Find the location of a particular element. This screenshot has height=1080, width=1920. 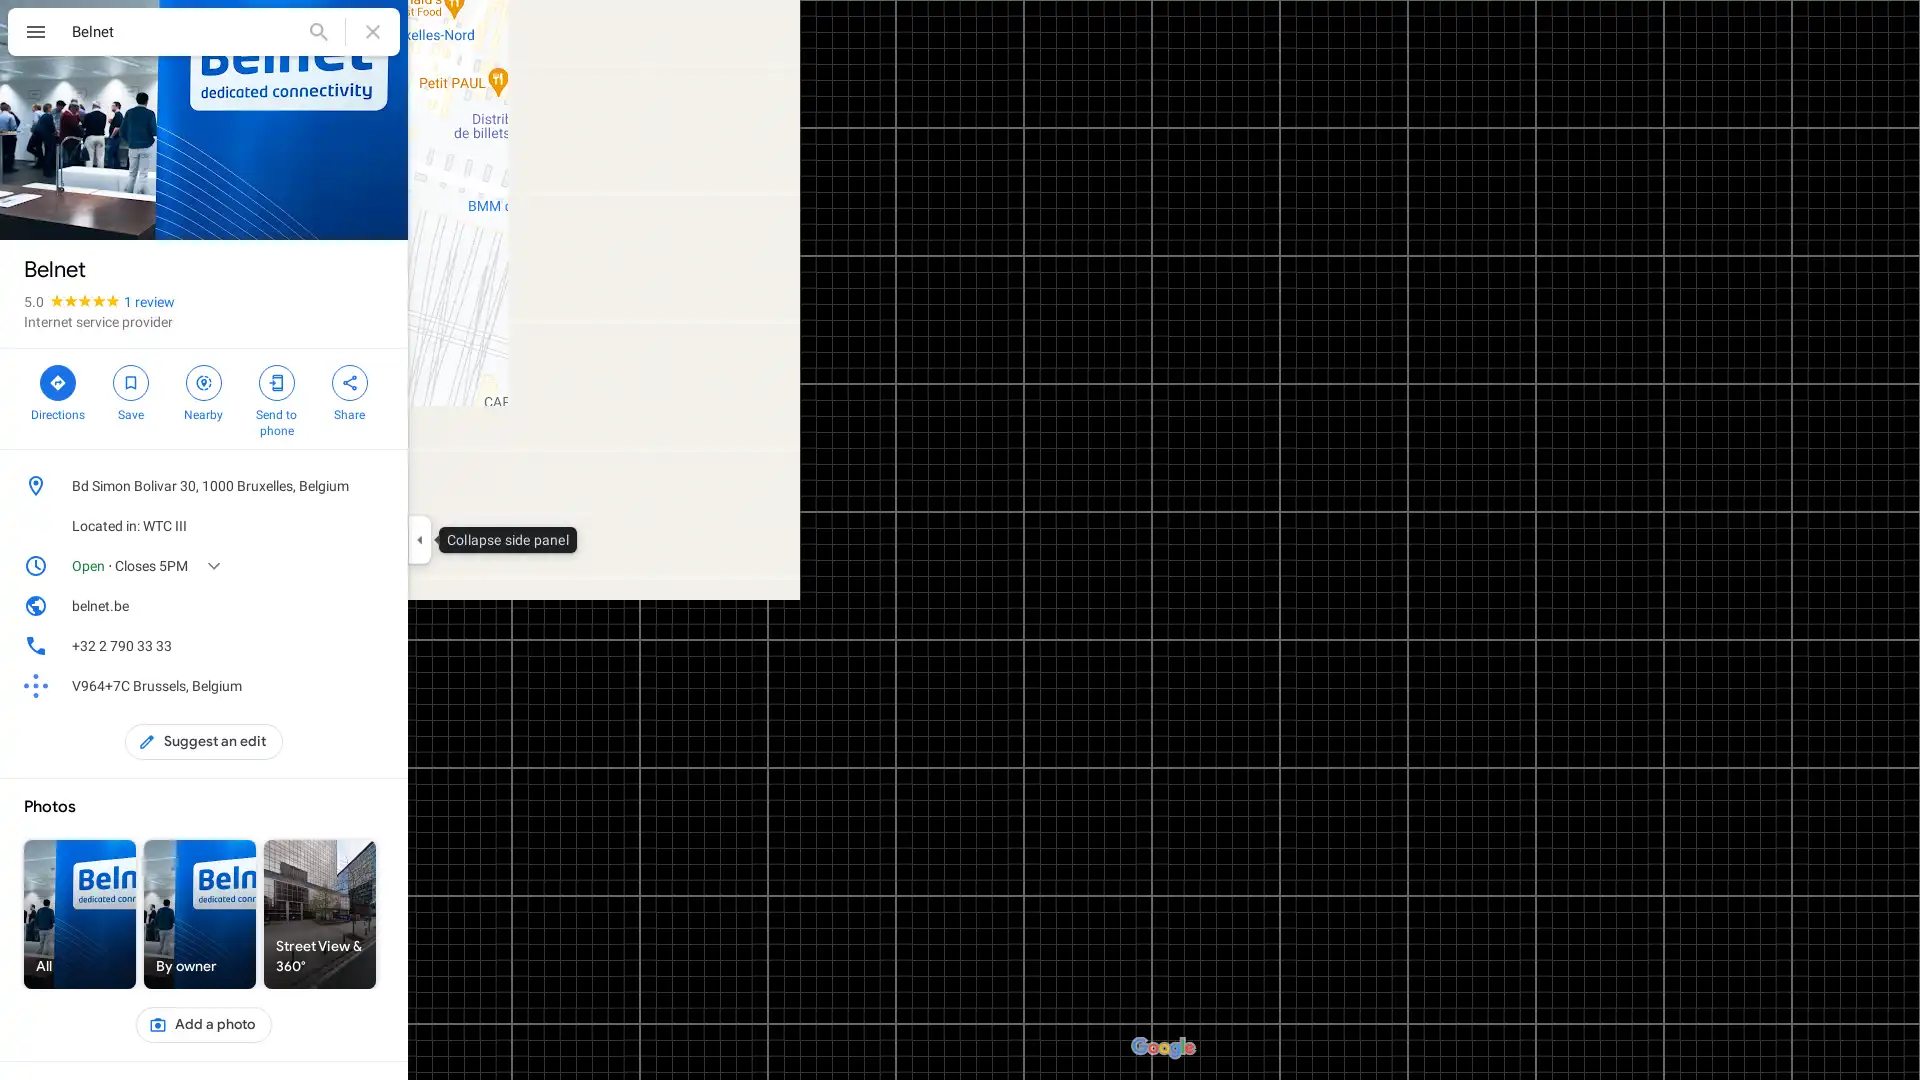

Internet service provider is located at coordinates (97, 320).